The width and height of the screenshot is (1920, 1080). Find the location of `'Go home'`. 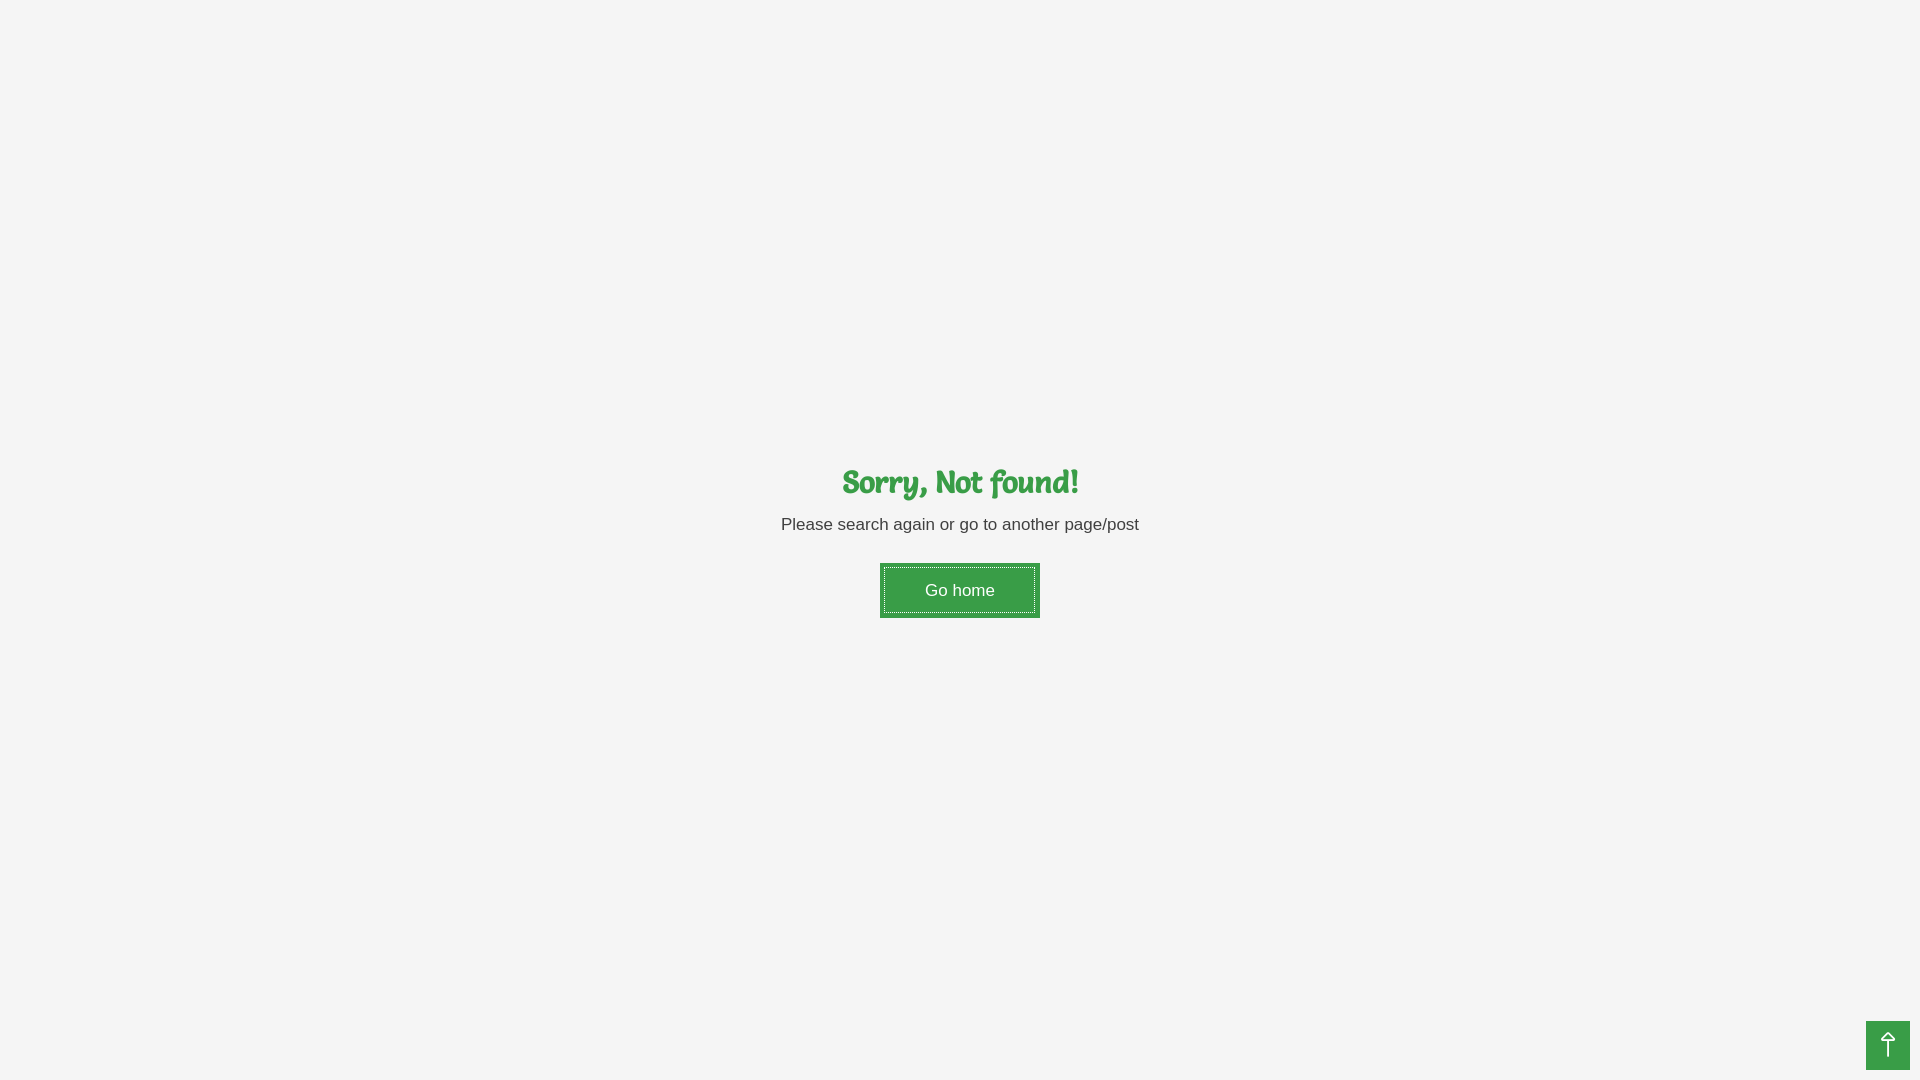

'Go home' is located at coordinates (879, 589).